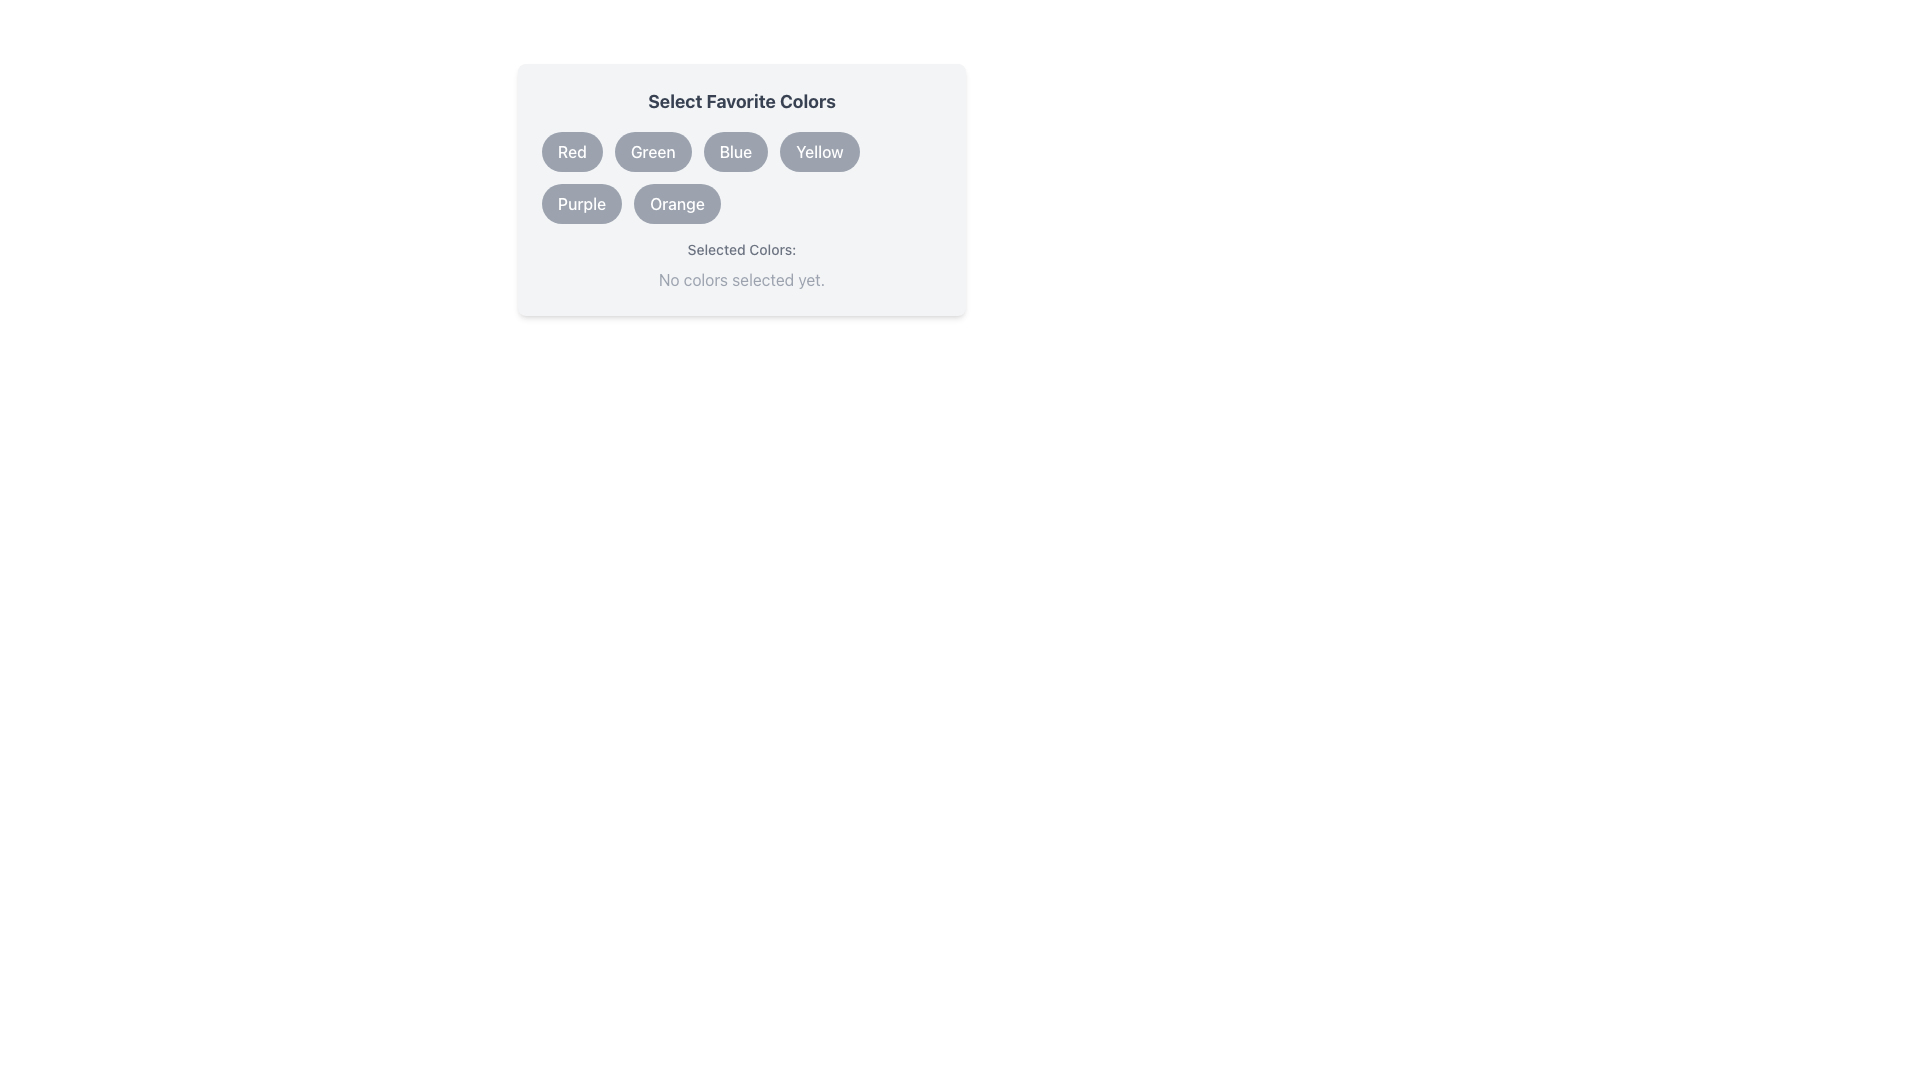 This screenshot has height=1080, width=1920. I want to click on the Text Label that indicates no colors have been chosen yet, located below 'Selected Colors:', so click(741, 280).